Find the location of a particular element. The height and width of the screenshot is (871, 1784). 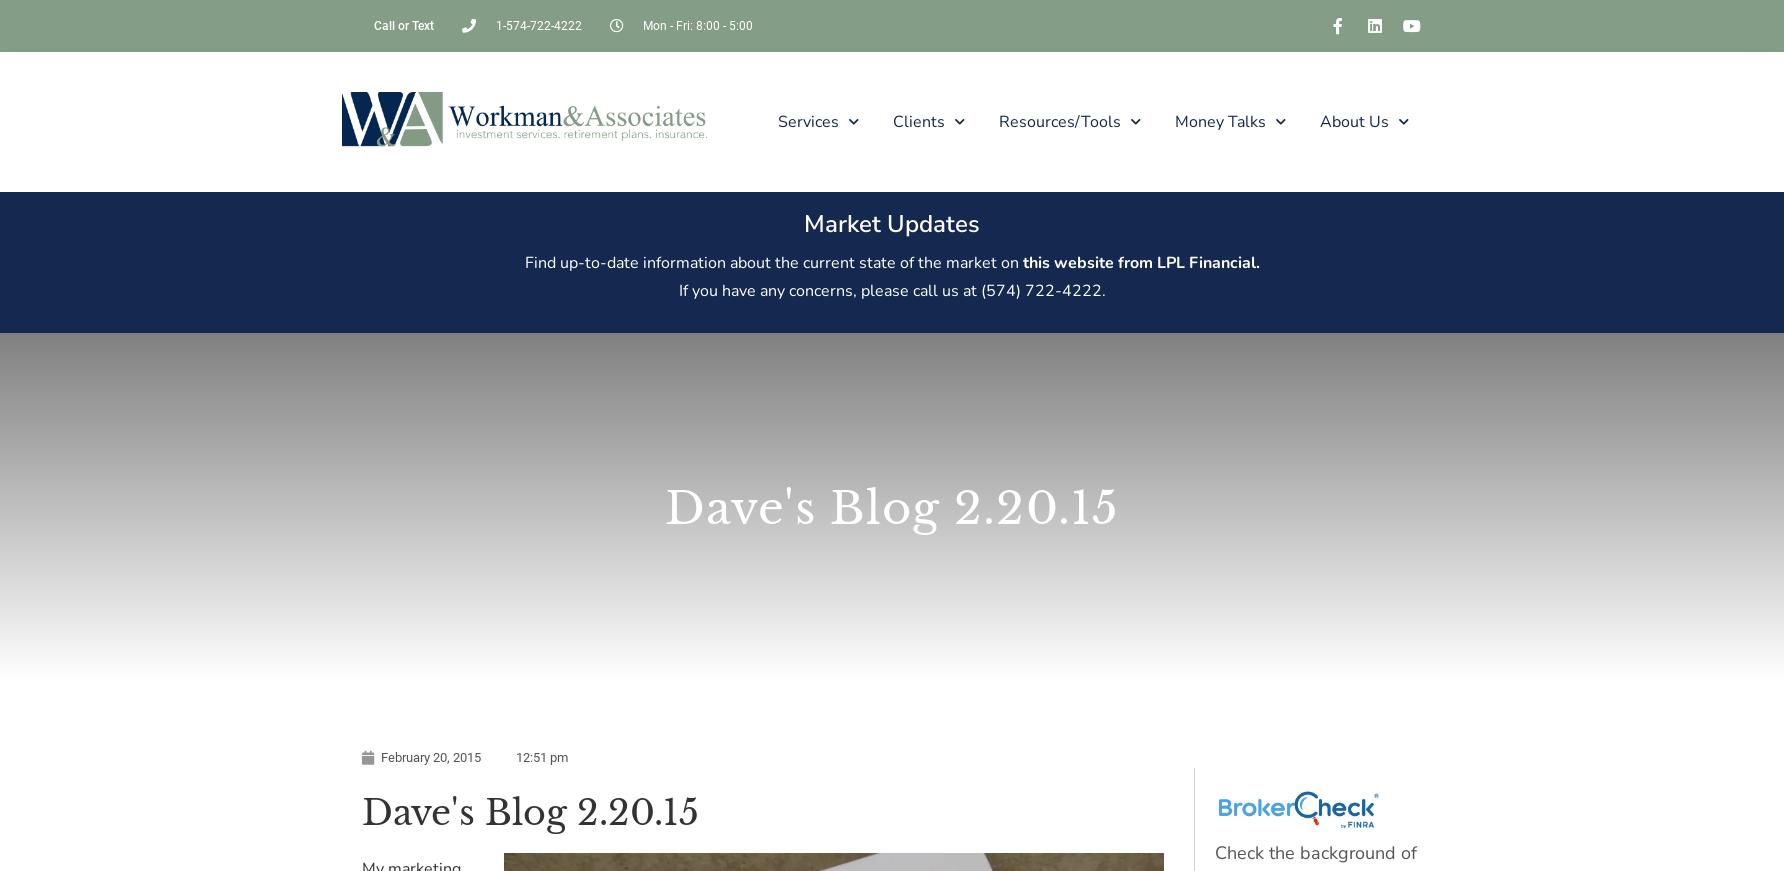

'Clients' is located at coordinates (918, 119).